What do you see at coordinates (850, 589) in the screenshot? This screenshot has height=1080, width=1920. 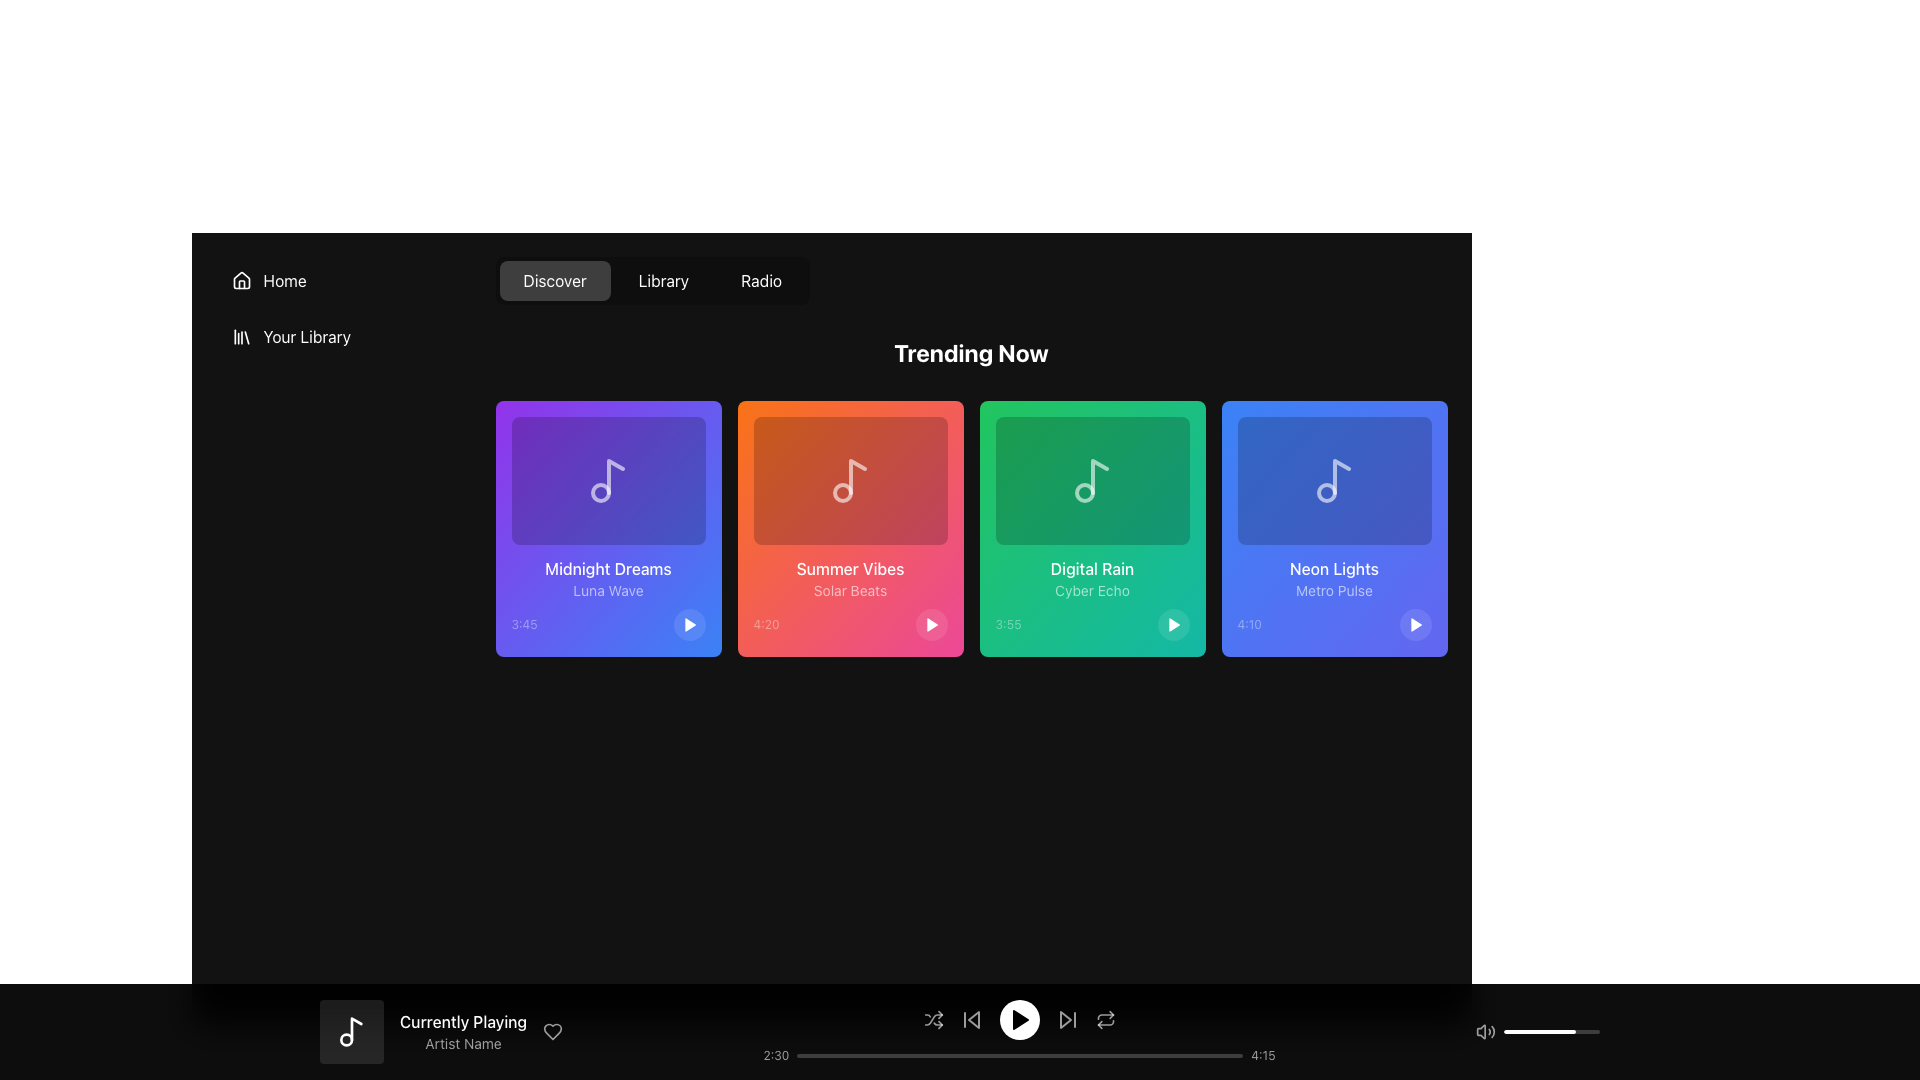 I see `the 'Solar Beats' text label, which is a small text in light color on a gradient orange-pink background, located in the 'Summer Vibes' card under the 'Trending Now' section` at bounding box center [850, 589].